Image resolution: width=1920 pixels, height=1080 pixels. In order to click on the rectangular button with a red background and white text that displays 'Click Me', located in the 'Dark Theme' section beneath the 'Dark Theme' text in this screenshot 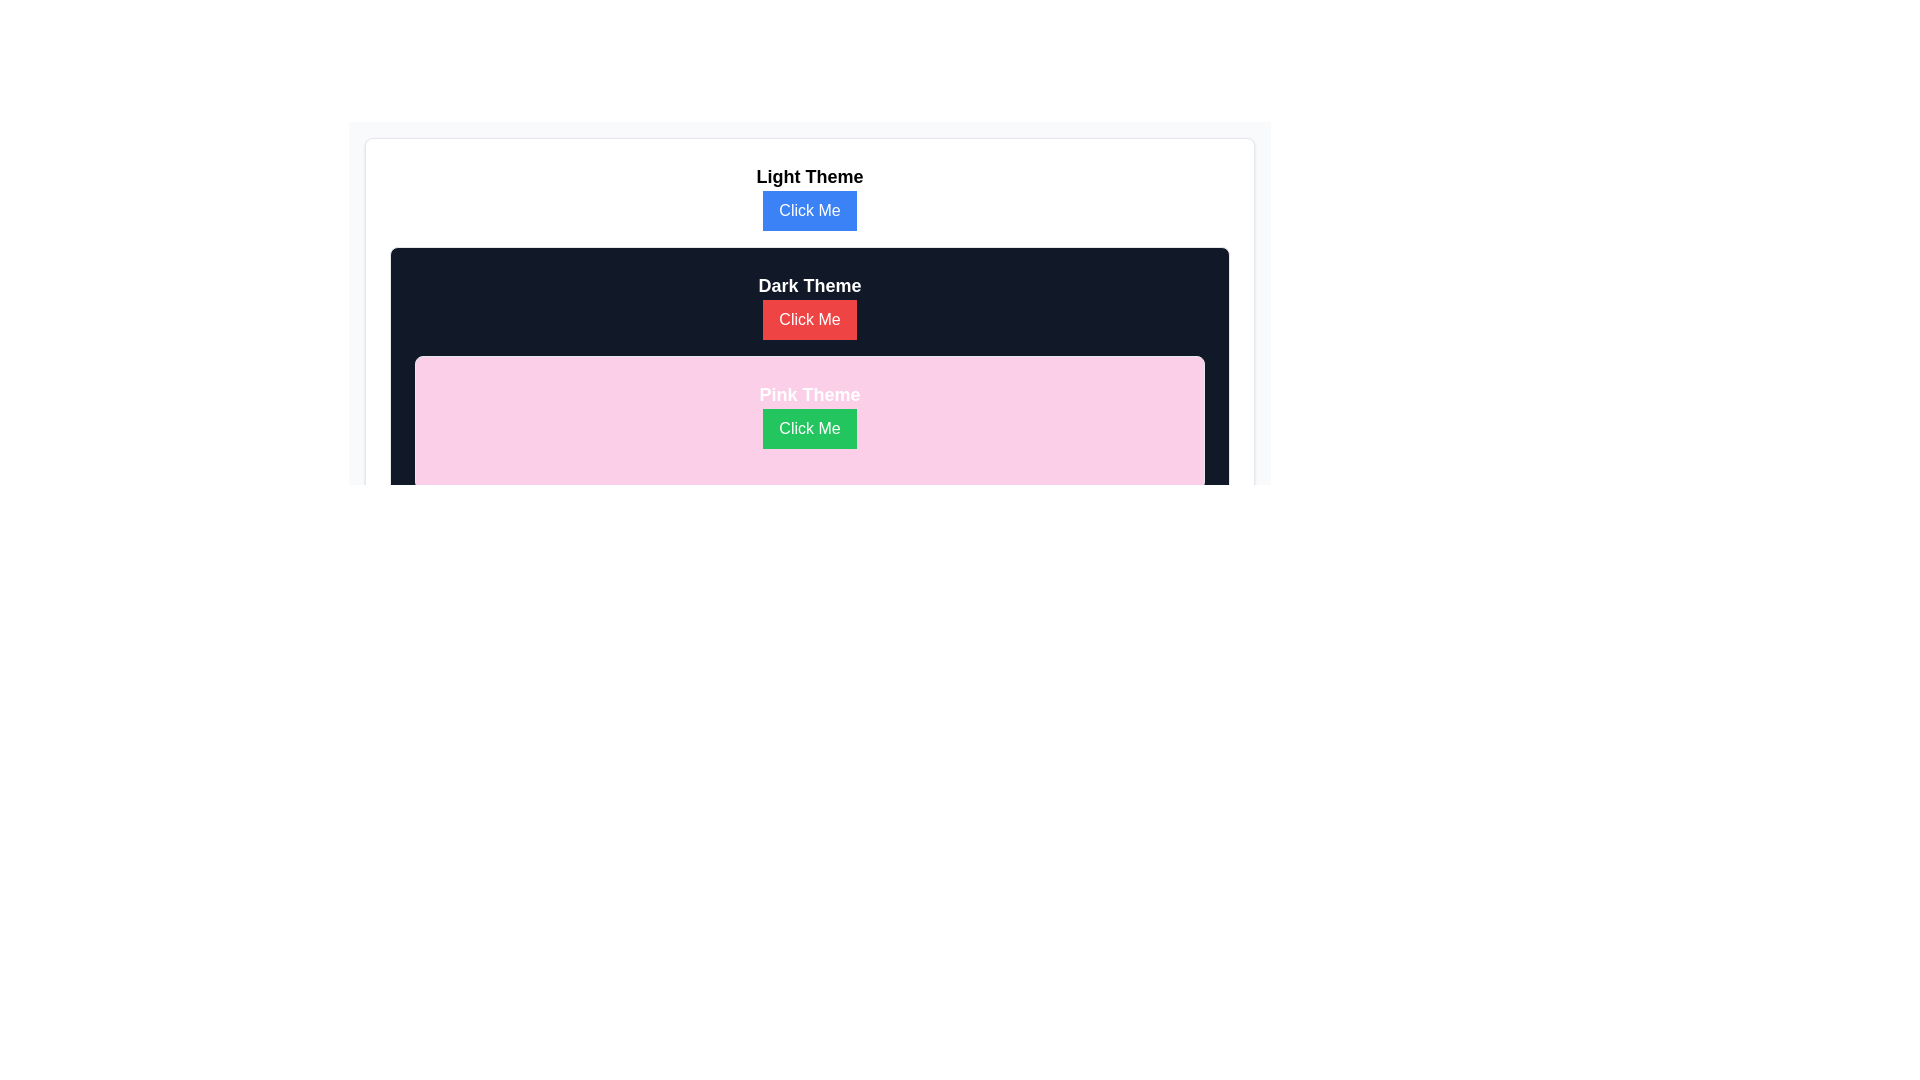, I will do `click(810, 319)`.